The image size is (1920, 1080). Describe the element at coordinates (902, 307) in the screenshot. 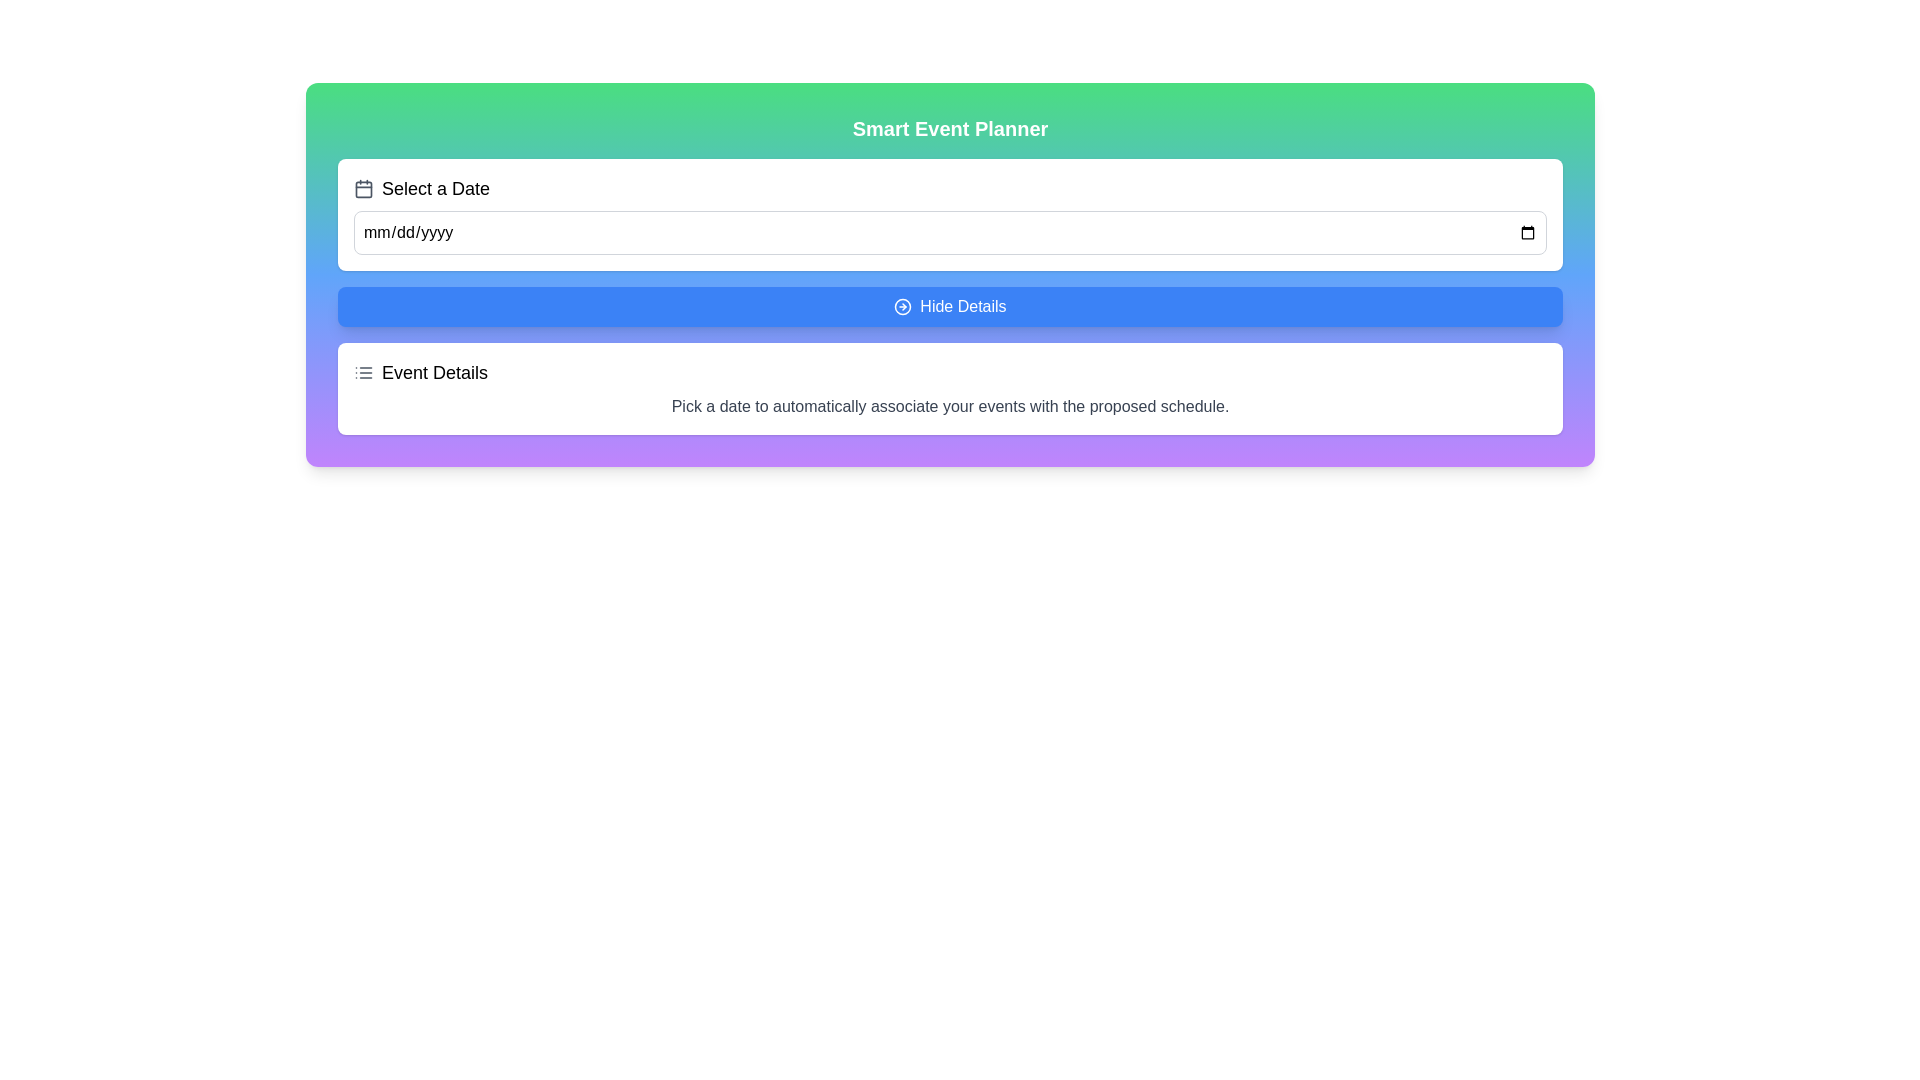

I see `the decorative arrow graphic within the 'Hide Details' button, which is located in the upper section of the interface, right-aligned within a blue bar` at that location.